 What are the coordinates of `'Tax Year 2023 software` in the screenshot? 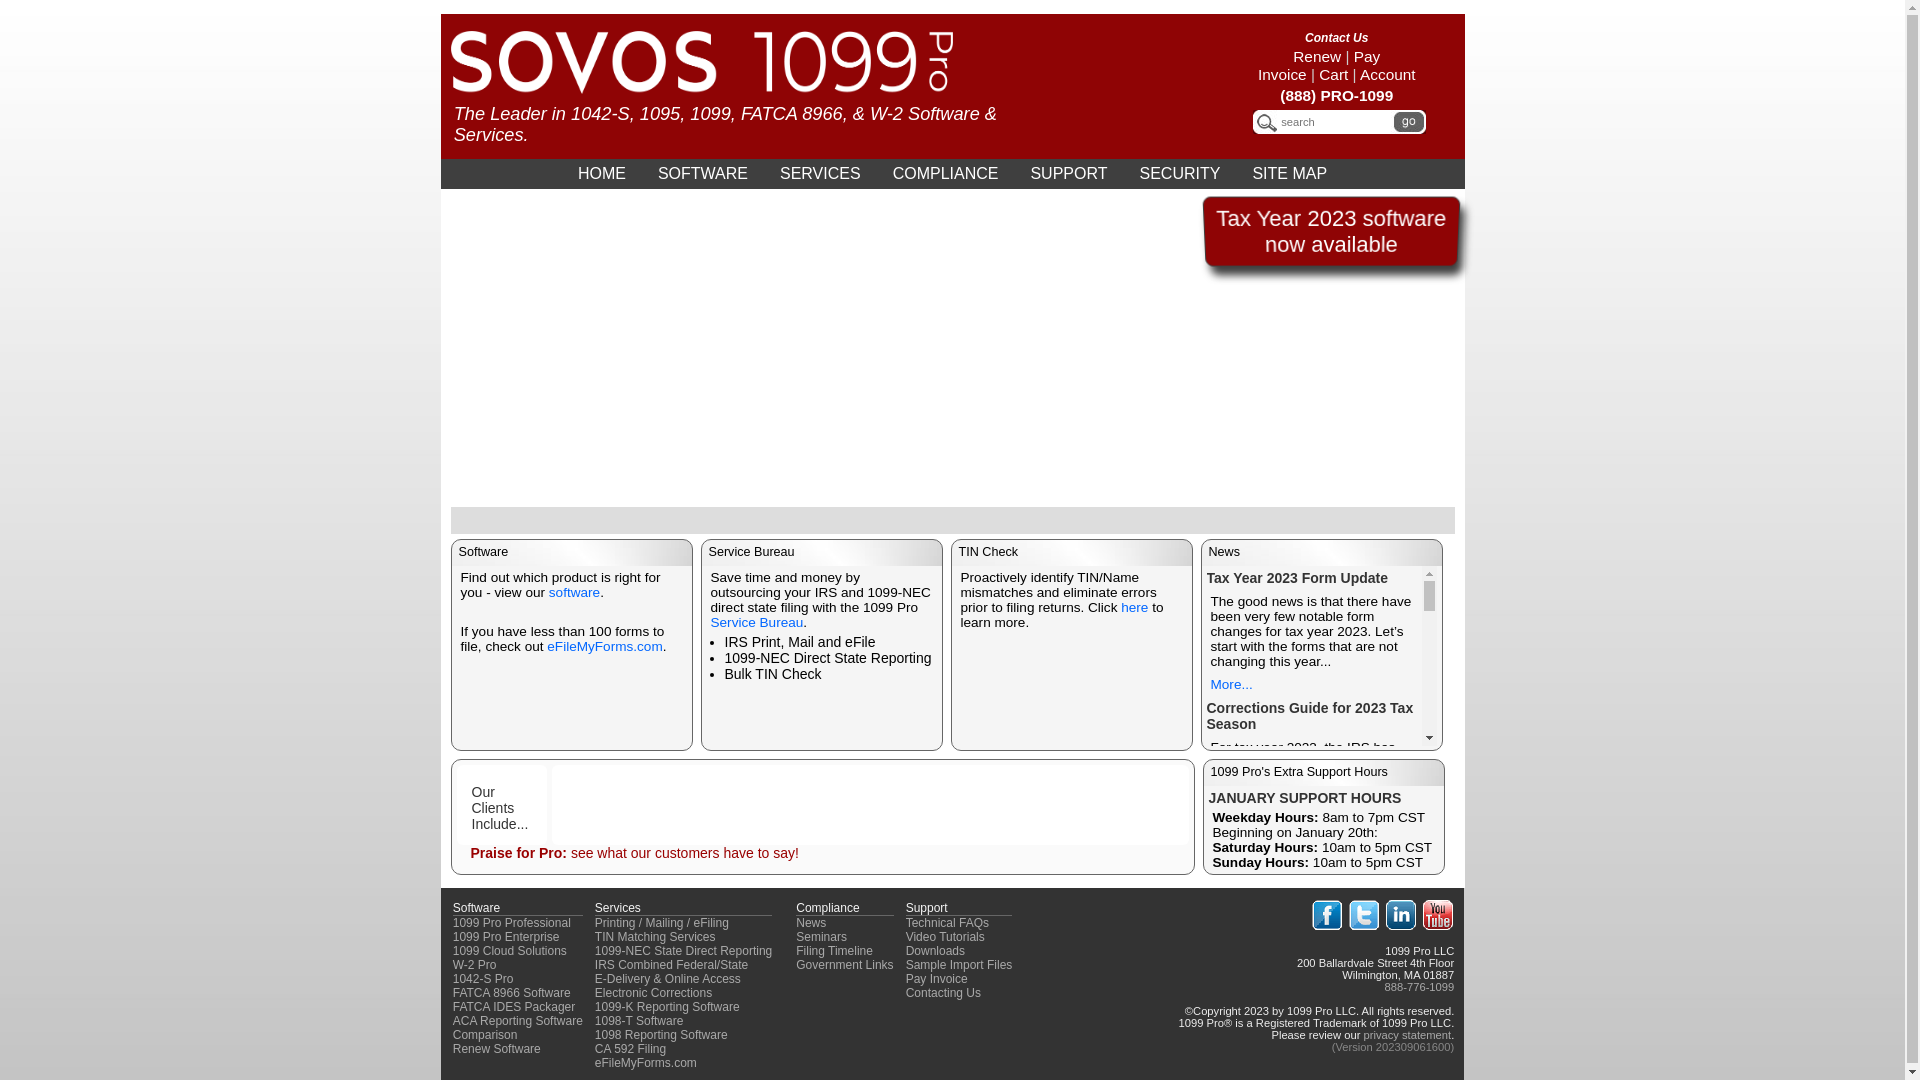 It's located at (1214, 230).